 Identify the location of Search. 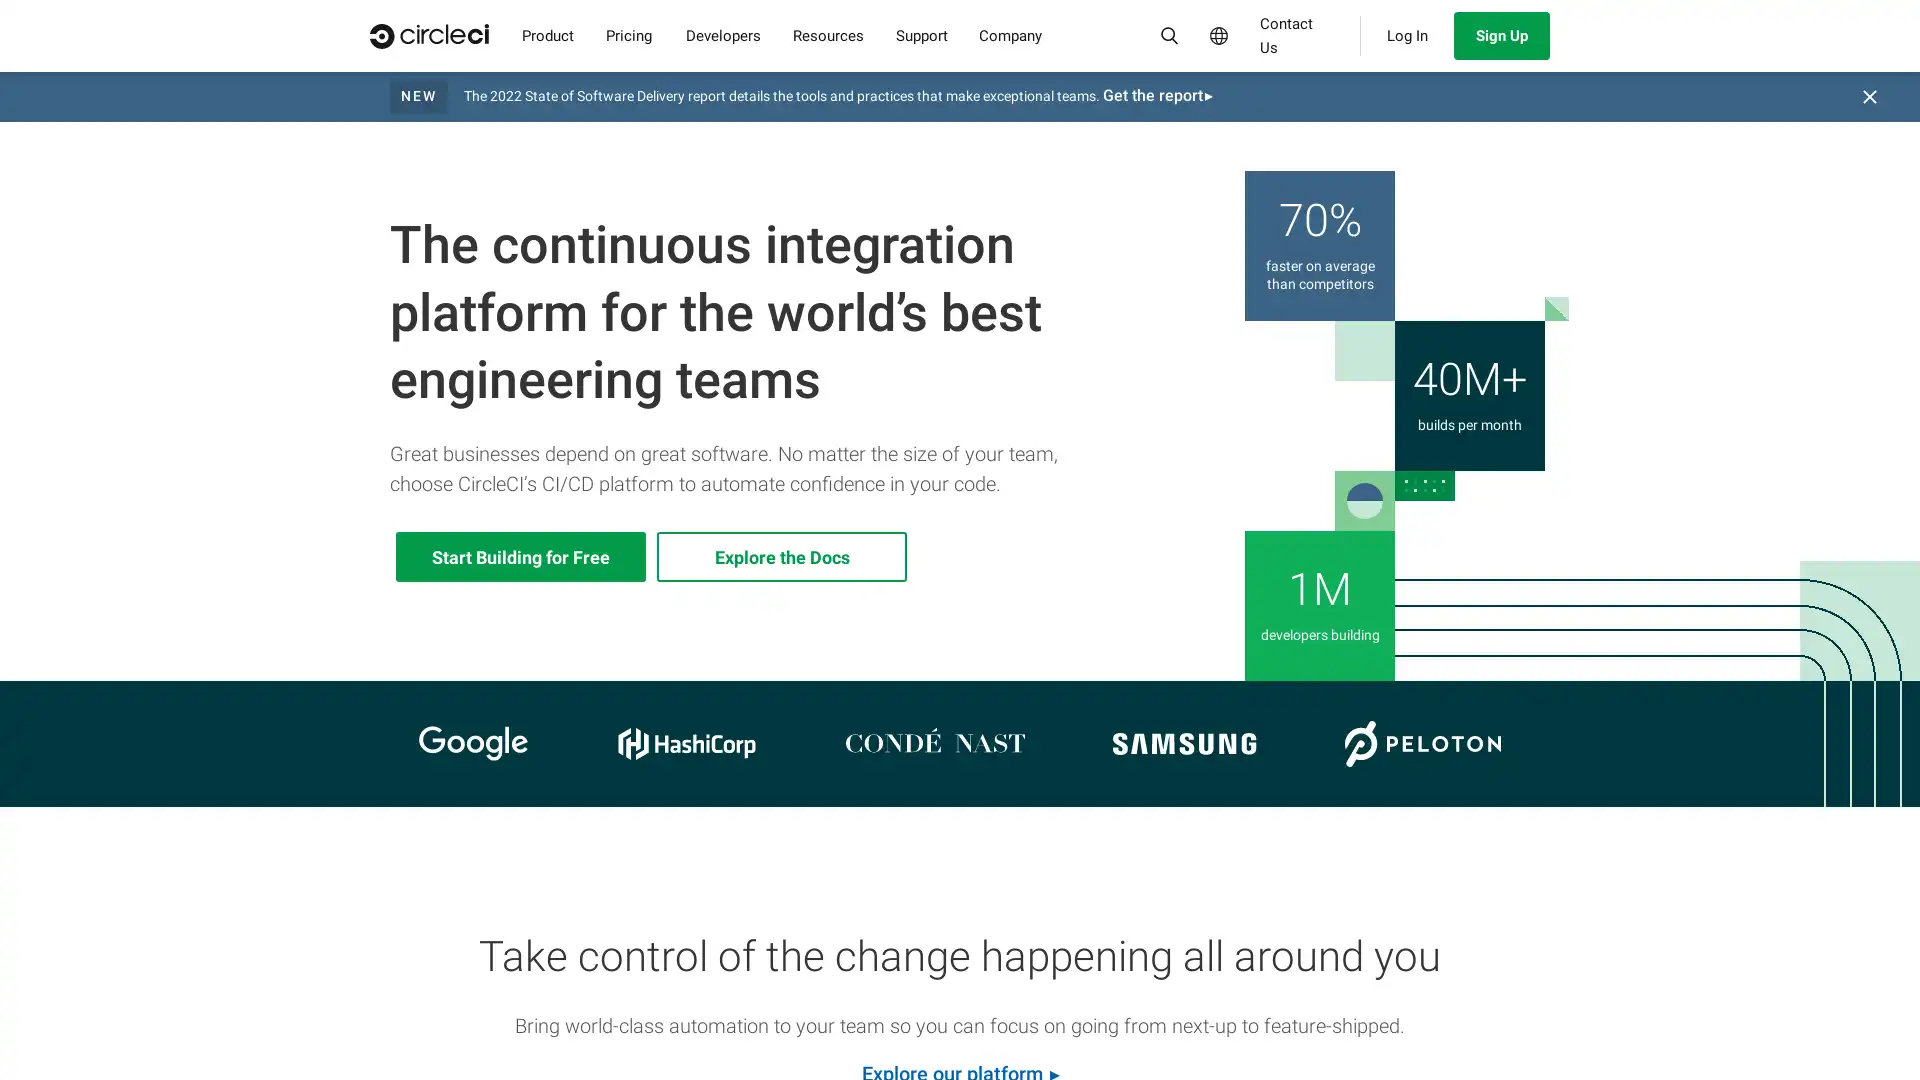
(1169, 35).